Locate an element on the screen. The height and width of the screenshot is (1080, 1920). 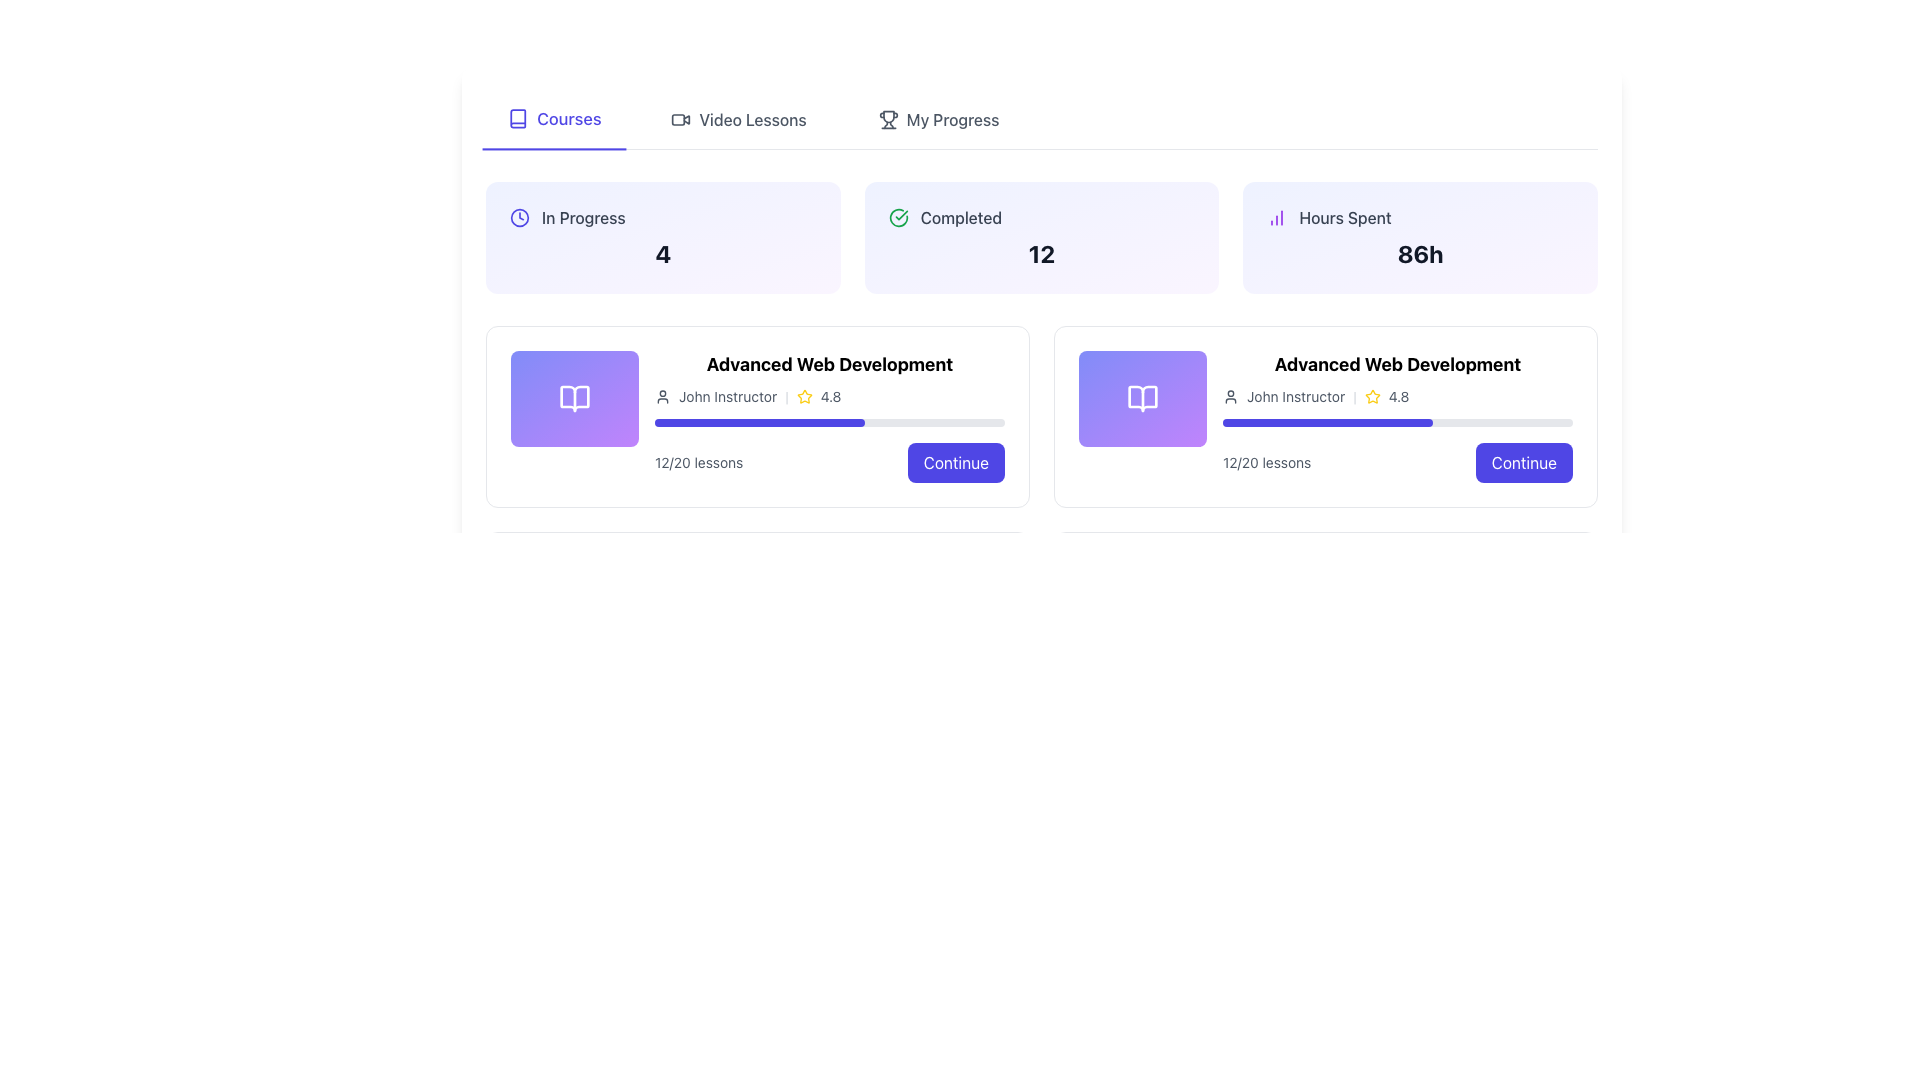
the large, bold number '4' inside the gradient purple rectangular card labeled 'In Progress' is located at coordinates (663, 253).